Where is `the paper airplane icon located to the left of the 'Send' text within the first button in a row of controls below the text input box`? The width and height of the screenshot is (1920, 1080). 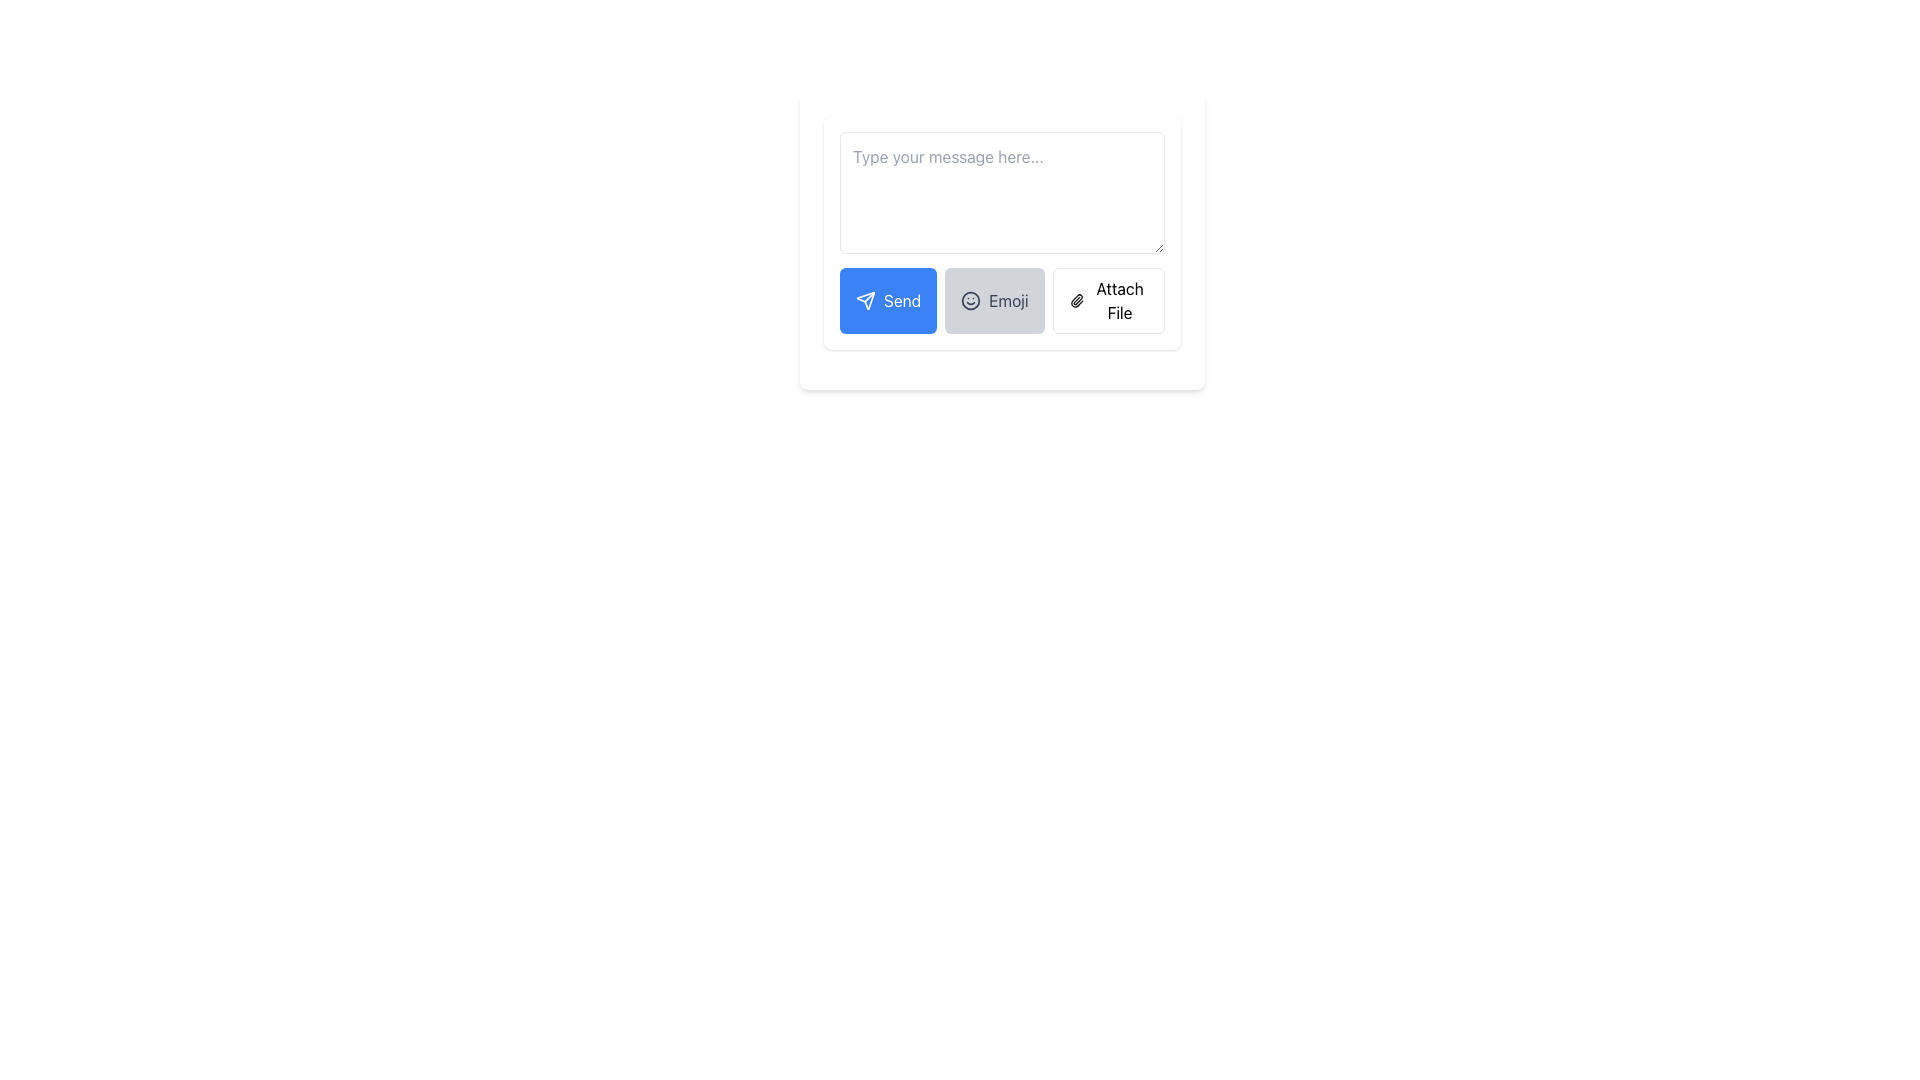 the paper airplane icon located to the left of the 'Send' text within the first button in a row of controls below the text input box is located at coordinates (865, 300).